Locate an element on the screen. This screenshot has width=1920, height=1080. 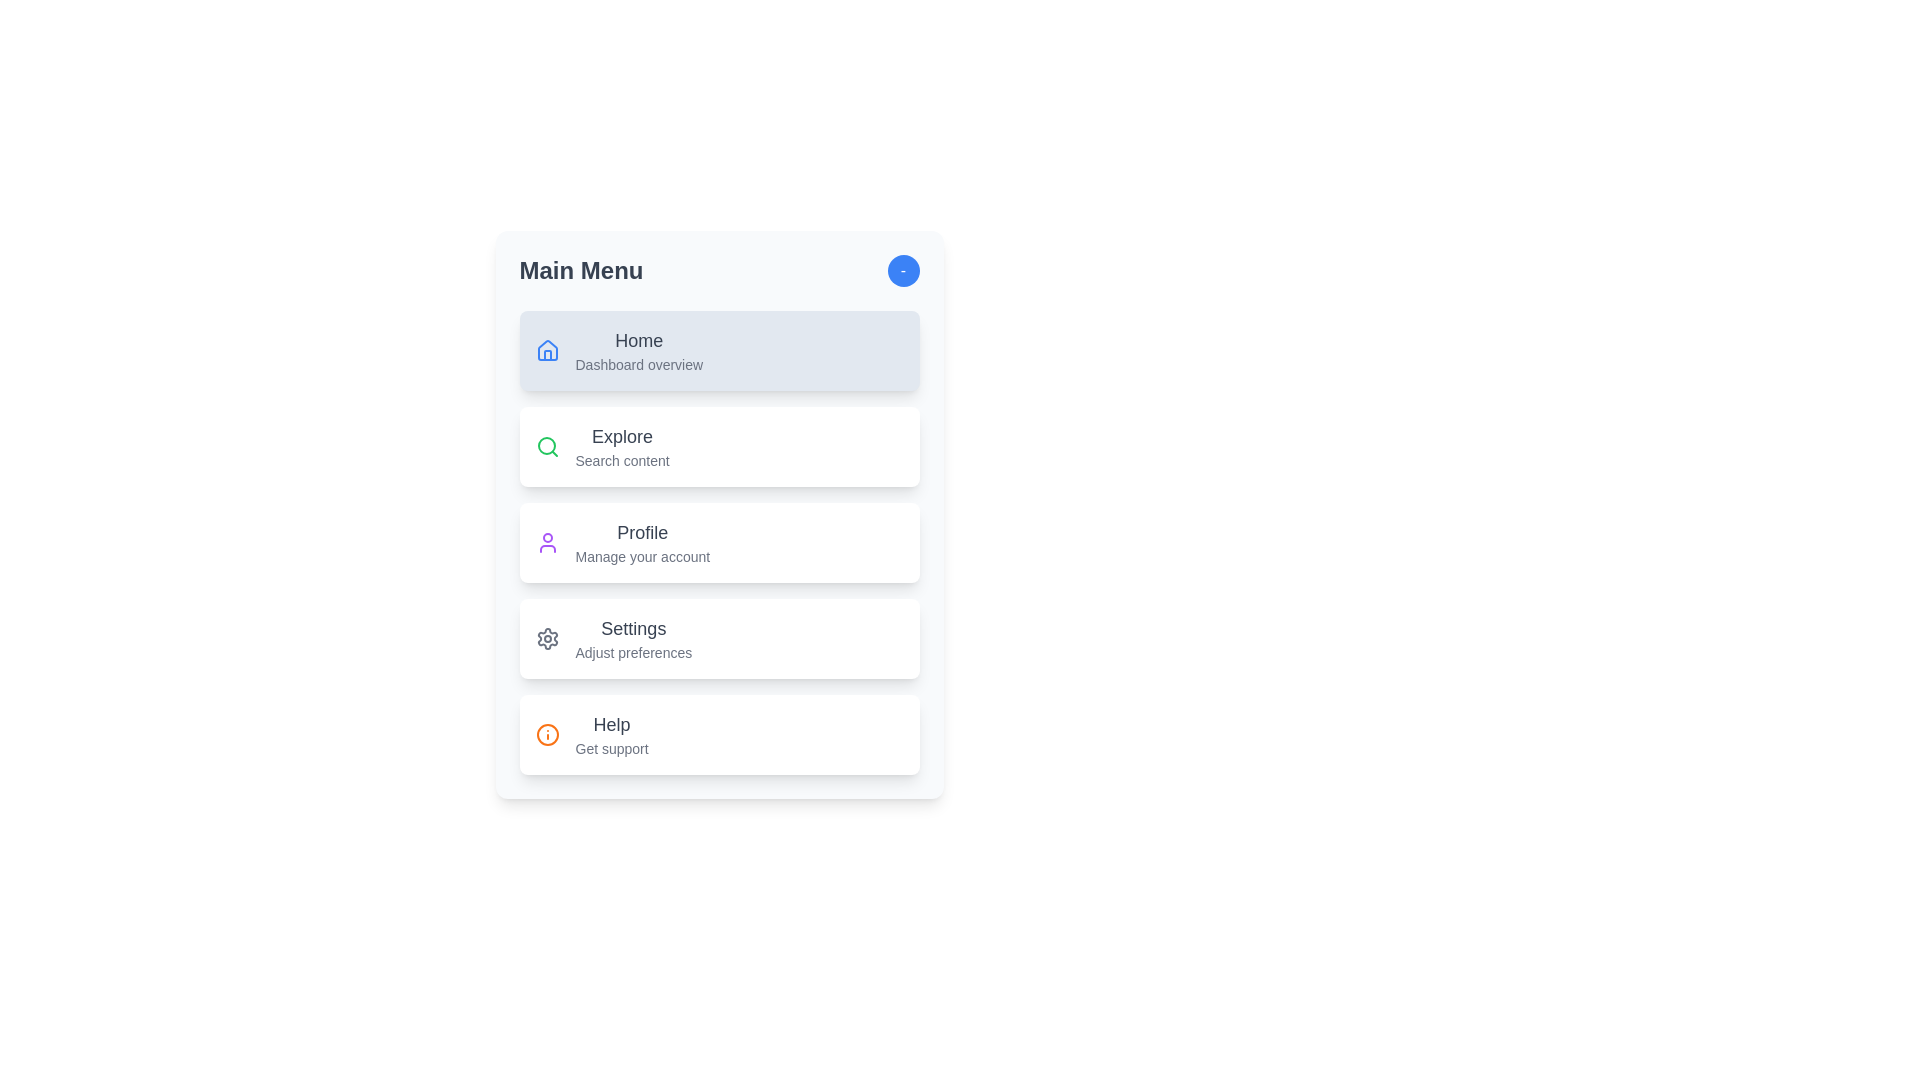
the menu item labeled 'Profile' to observe visual feedback is located at coordinates (719, 543).